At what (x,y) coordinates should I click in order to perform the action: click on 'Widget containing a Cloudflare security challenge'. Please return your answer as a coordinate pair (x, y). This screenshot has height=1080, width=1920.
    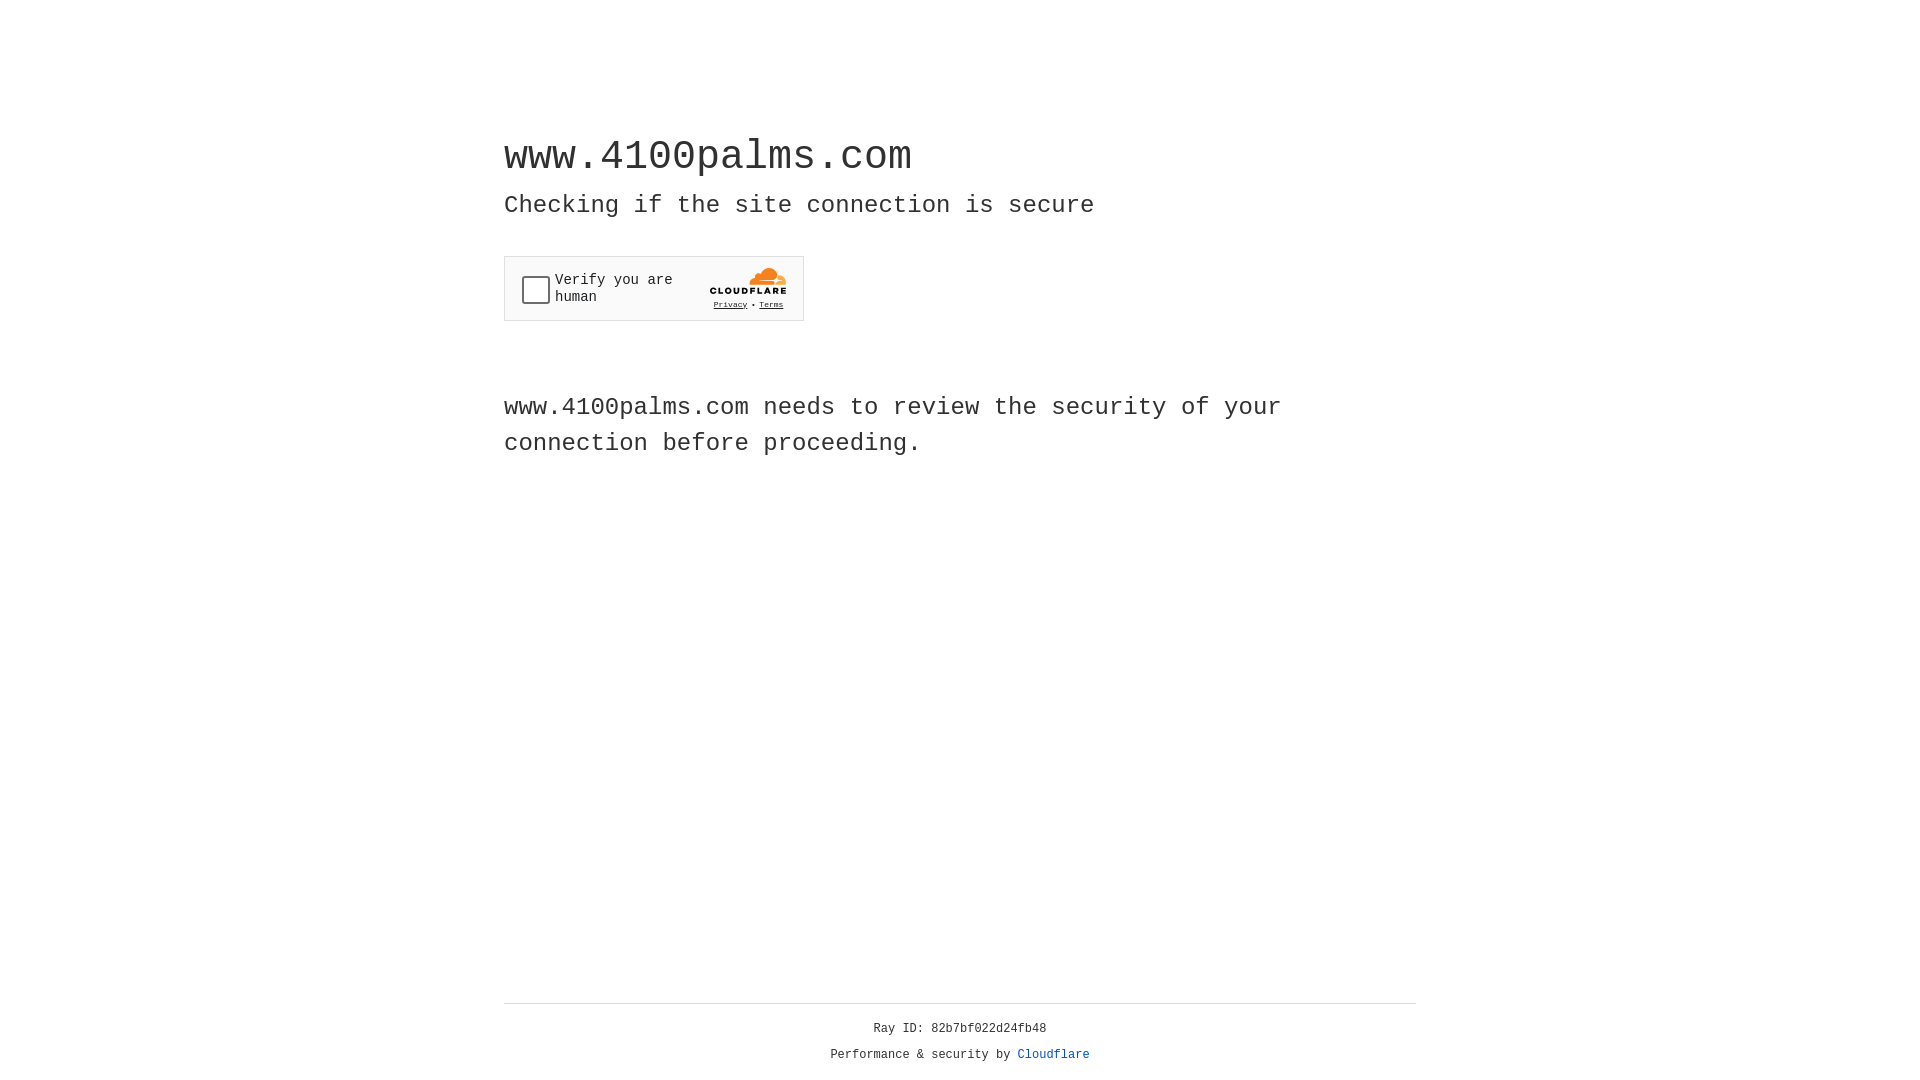
    Looking at the image, I should click on (653, 288).